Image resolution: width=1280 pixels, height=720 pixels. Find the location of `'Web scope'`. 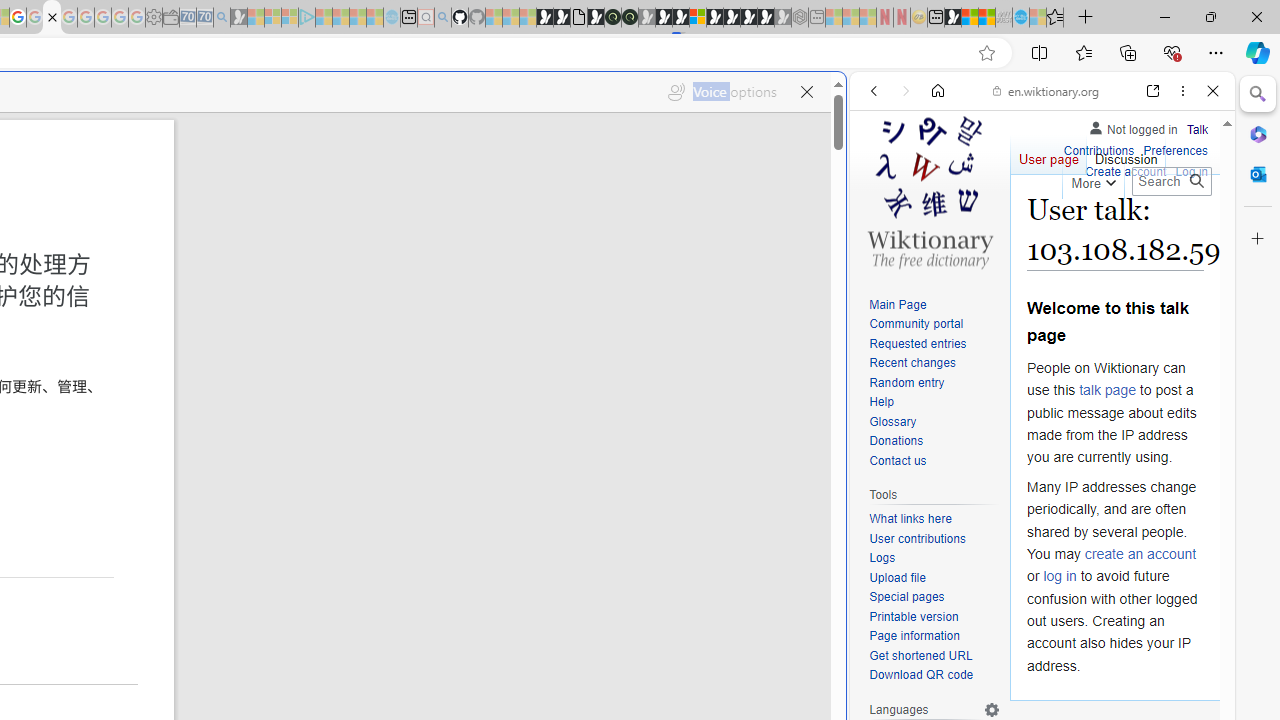

'Web scope' is located at coordinates (881, 180).